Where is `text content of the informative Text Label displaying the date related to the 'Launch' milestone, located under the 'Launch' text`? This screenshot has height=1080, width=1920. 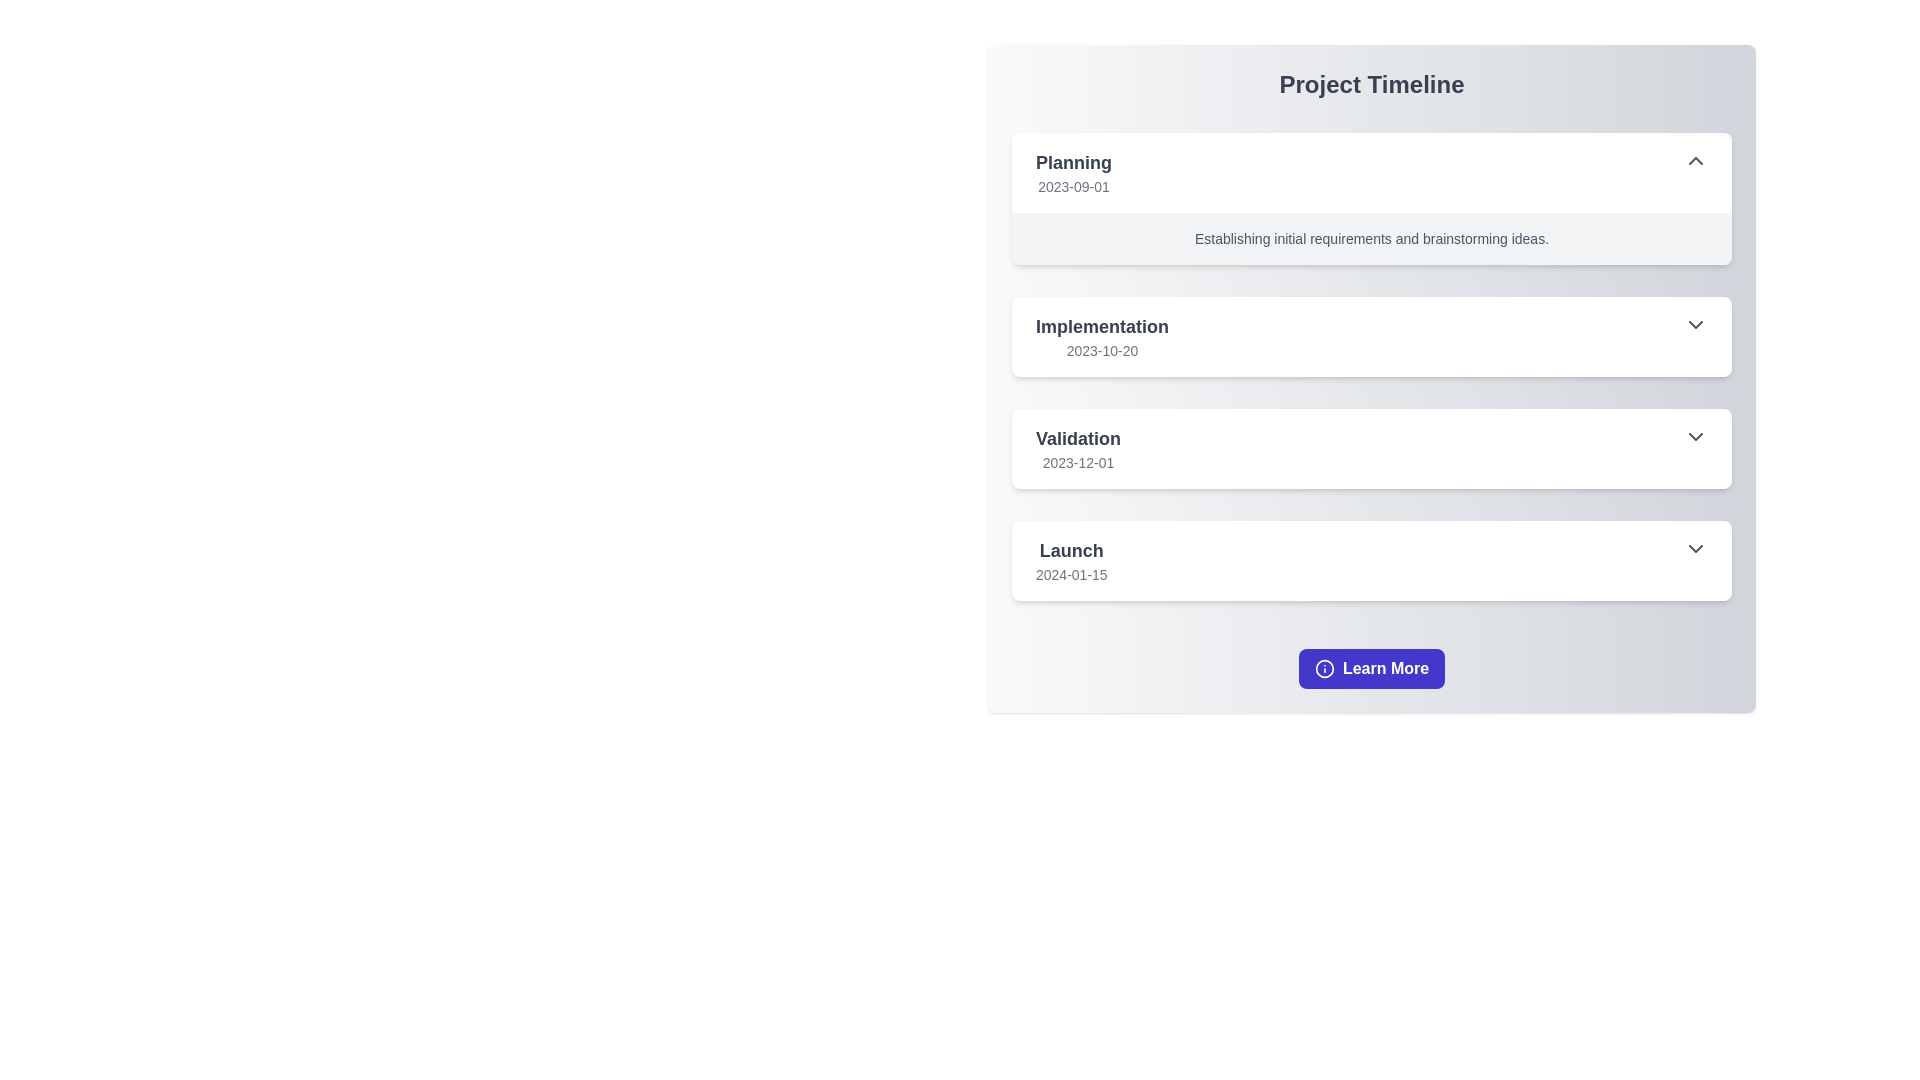
text content of the informative Text Label displaying the date related to the 'Launch' milestone, located under the 'Launch' text is located at coordinates (1070, 574).